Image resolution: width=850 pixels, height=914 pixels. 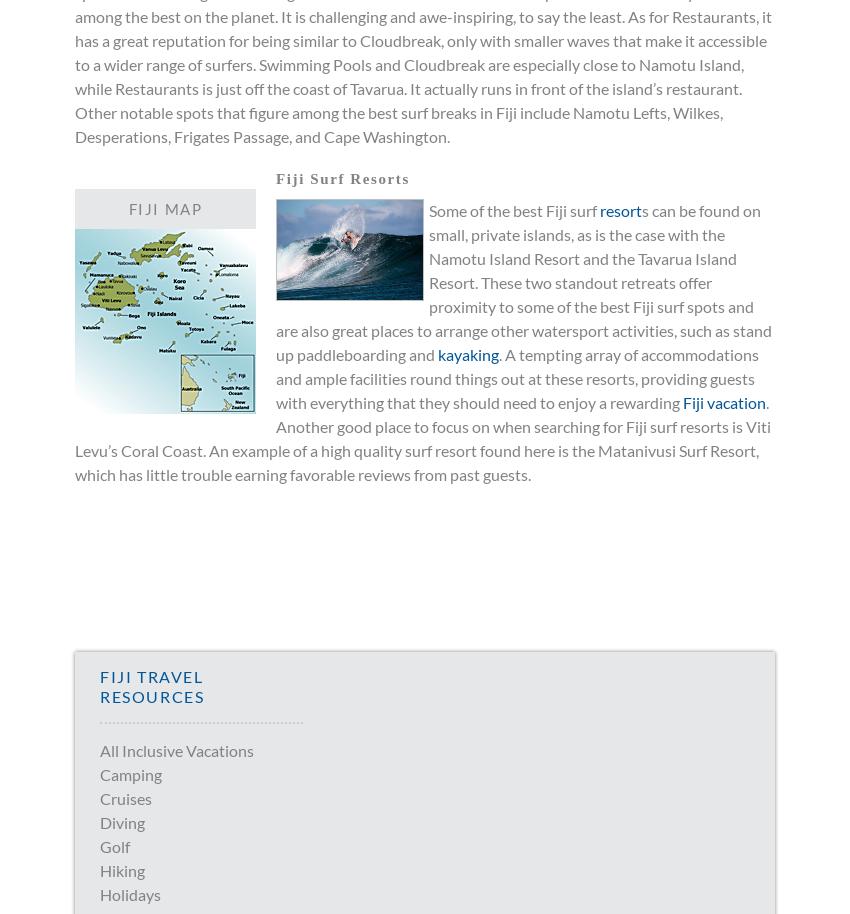 I want to click on 'Holidays', so click(x=130, y=893).